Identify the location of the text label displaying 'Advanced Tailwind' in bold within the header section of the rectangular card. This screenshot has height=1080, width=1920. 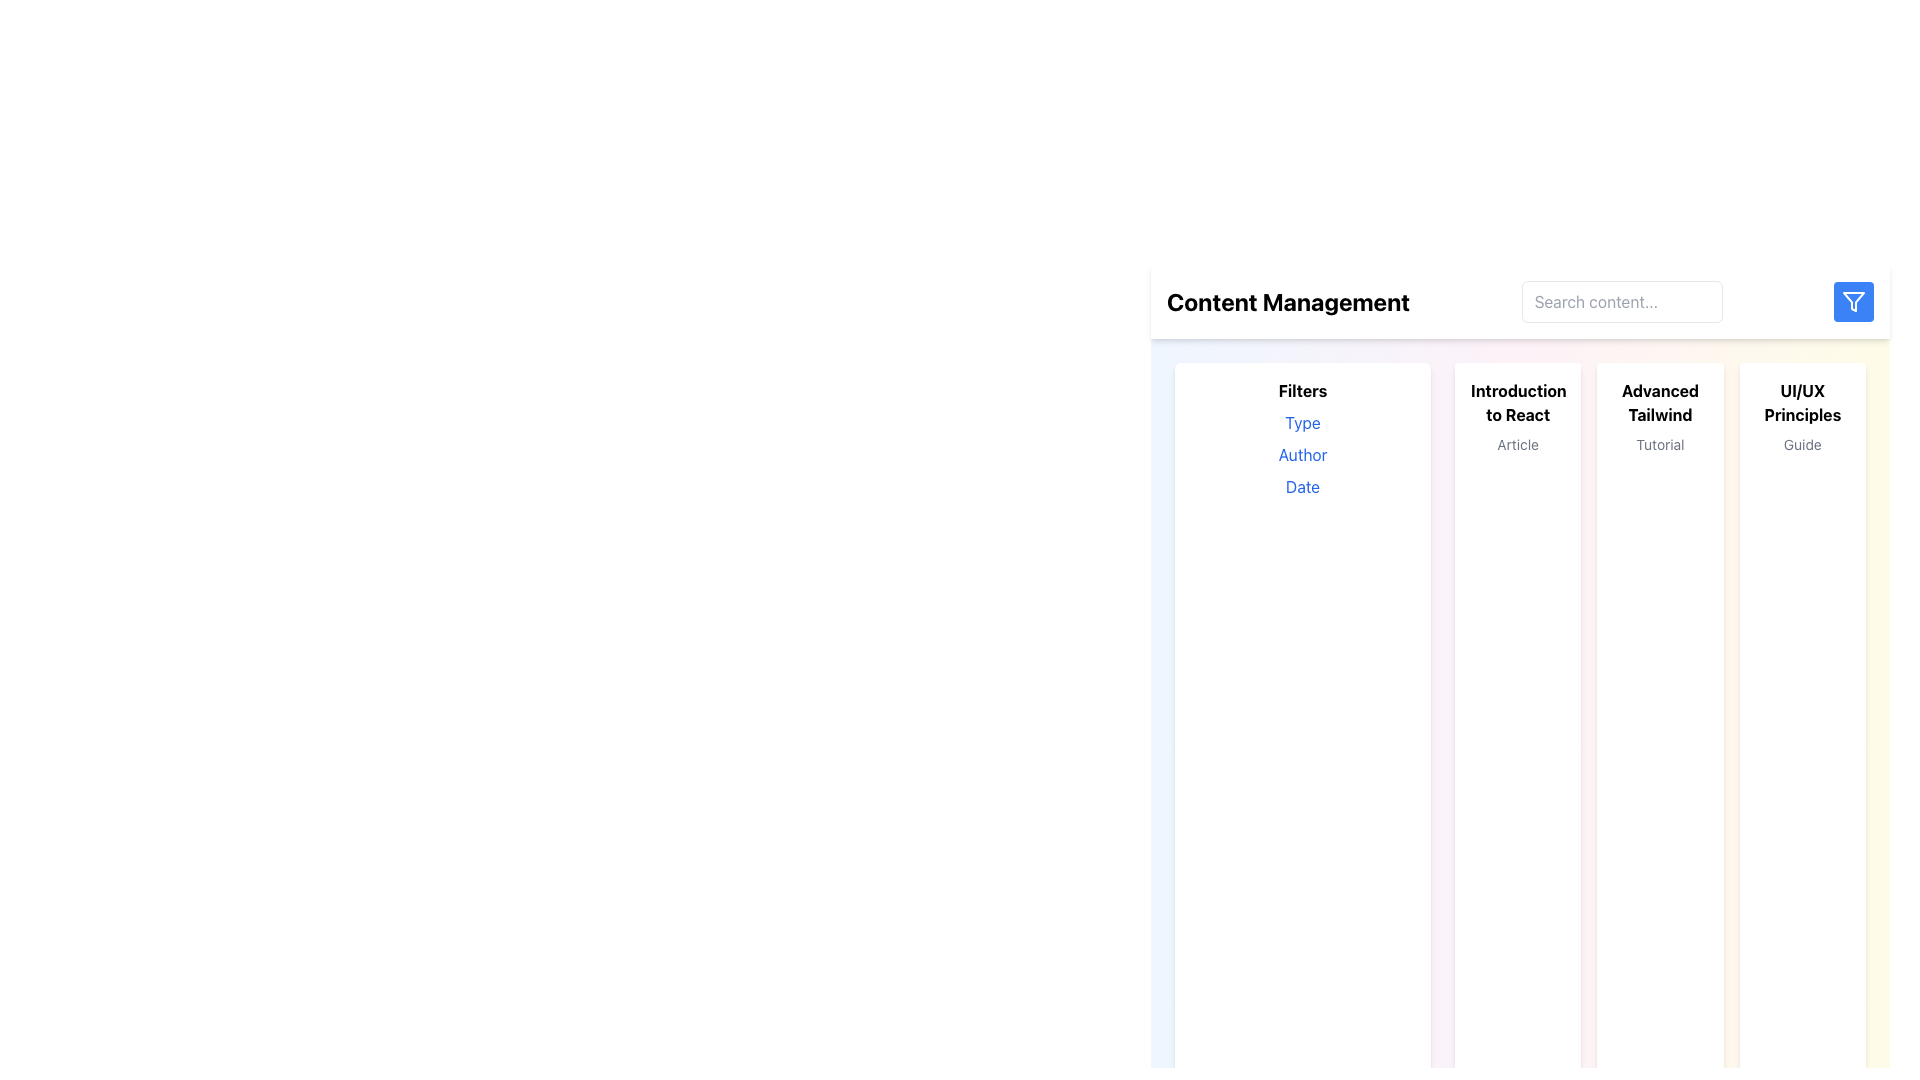
(1660, 402).